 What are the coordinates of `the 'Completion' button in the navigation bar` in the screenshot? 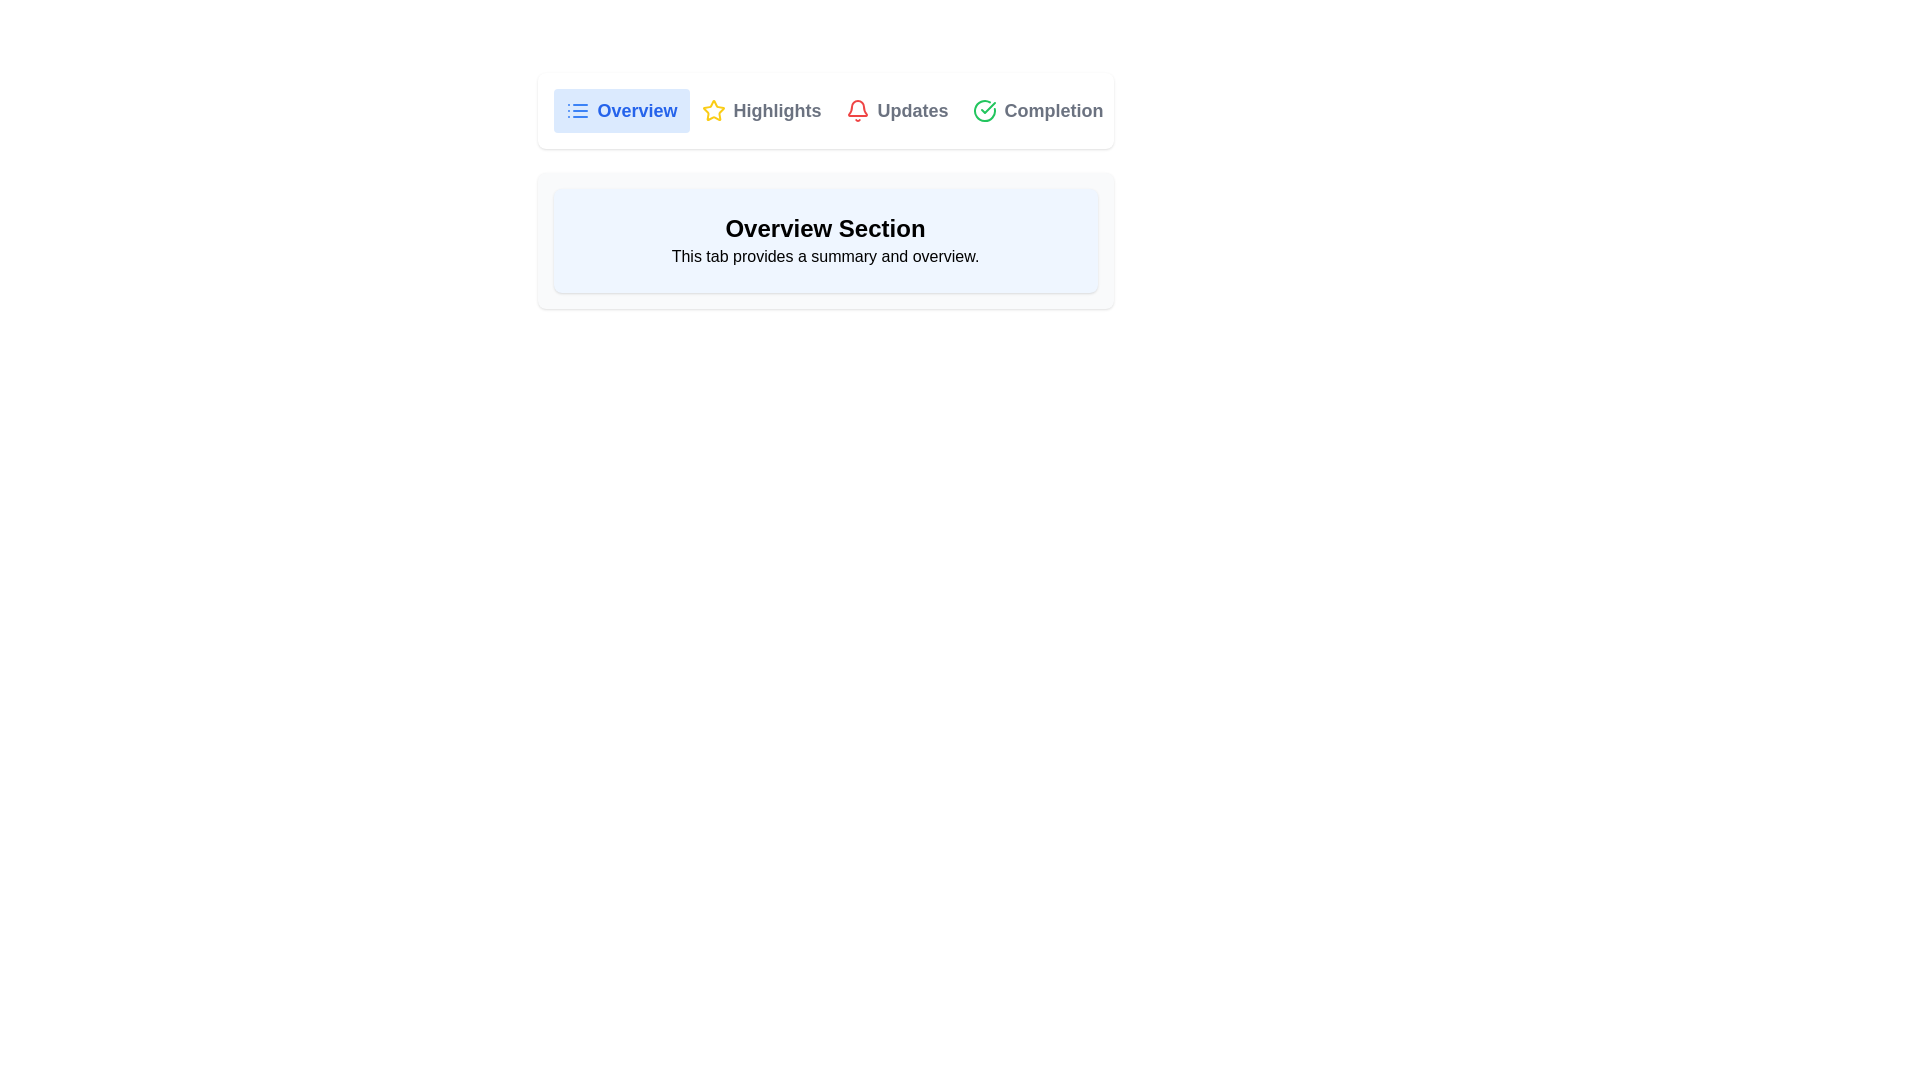 It's located at (1053, 111).